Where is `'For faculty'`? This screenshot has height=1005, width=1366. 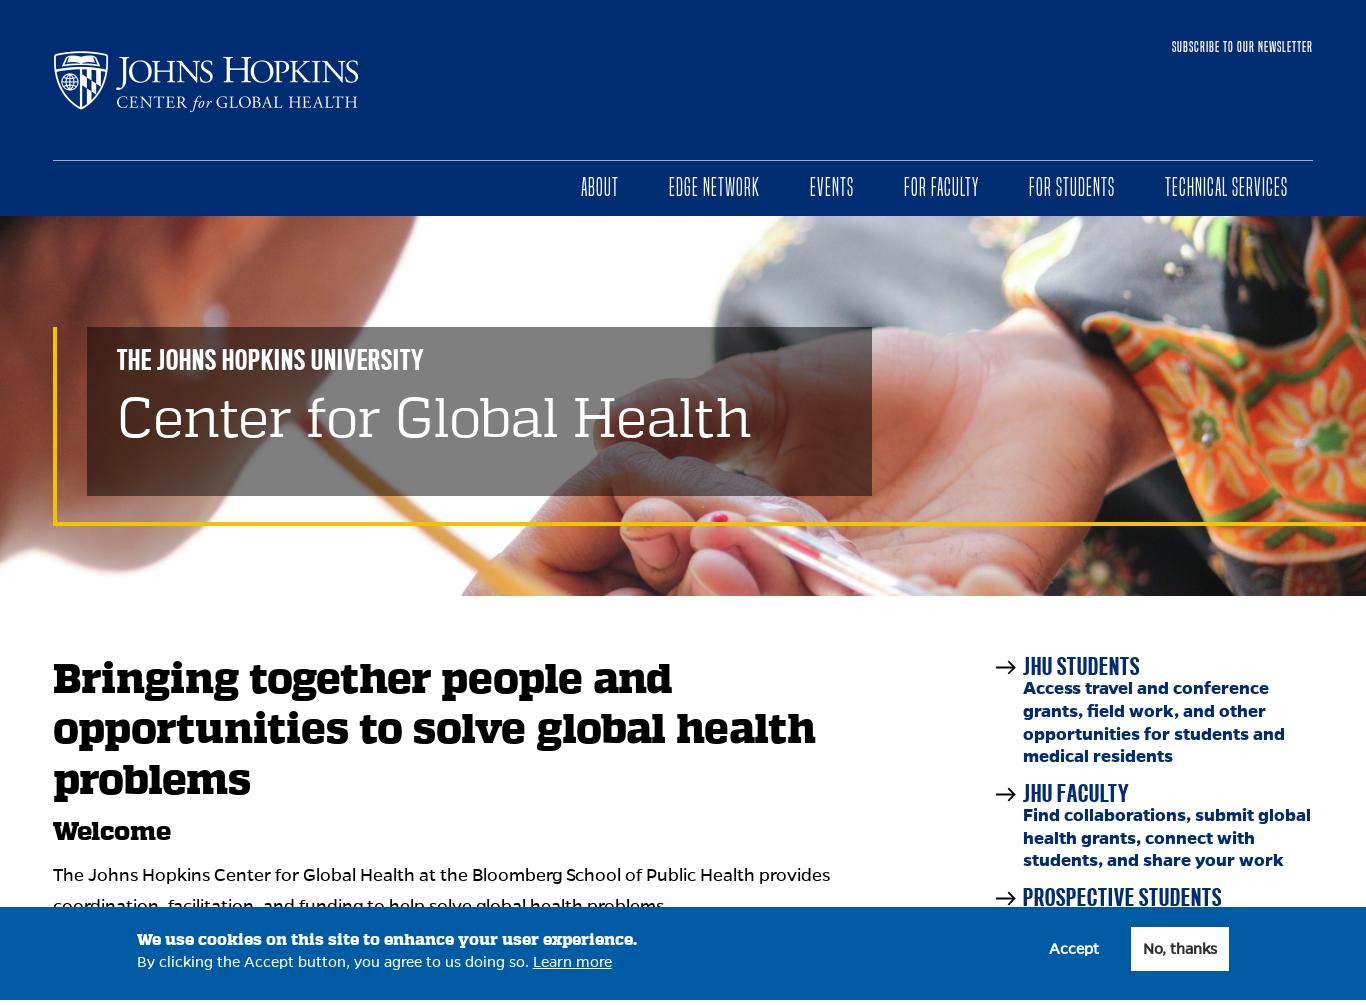
'For faculty' is located at coordinates (941, 186).